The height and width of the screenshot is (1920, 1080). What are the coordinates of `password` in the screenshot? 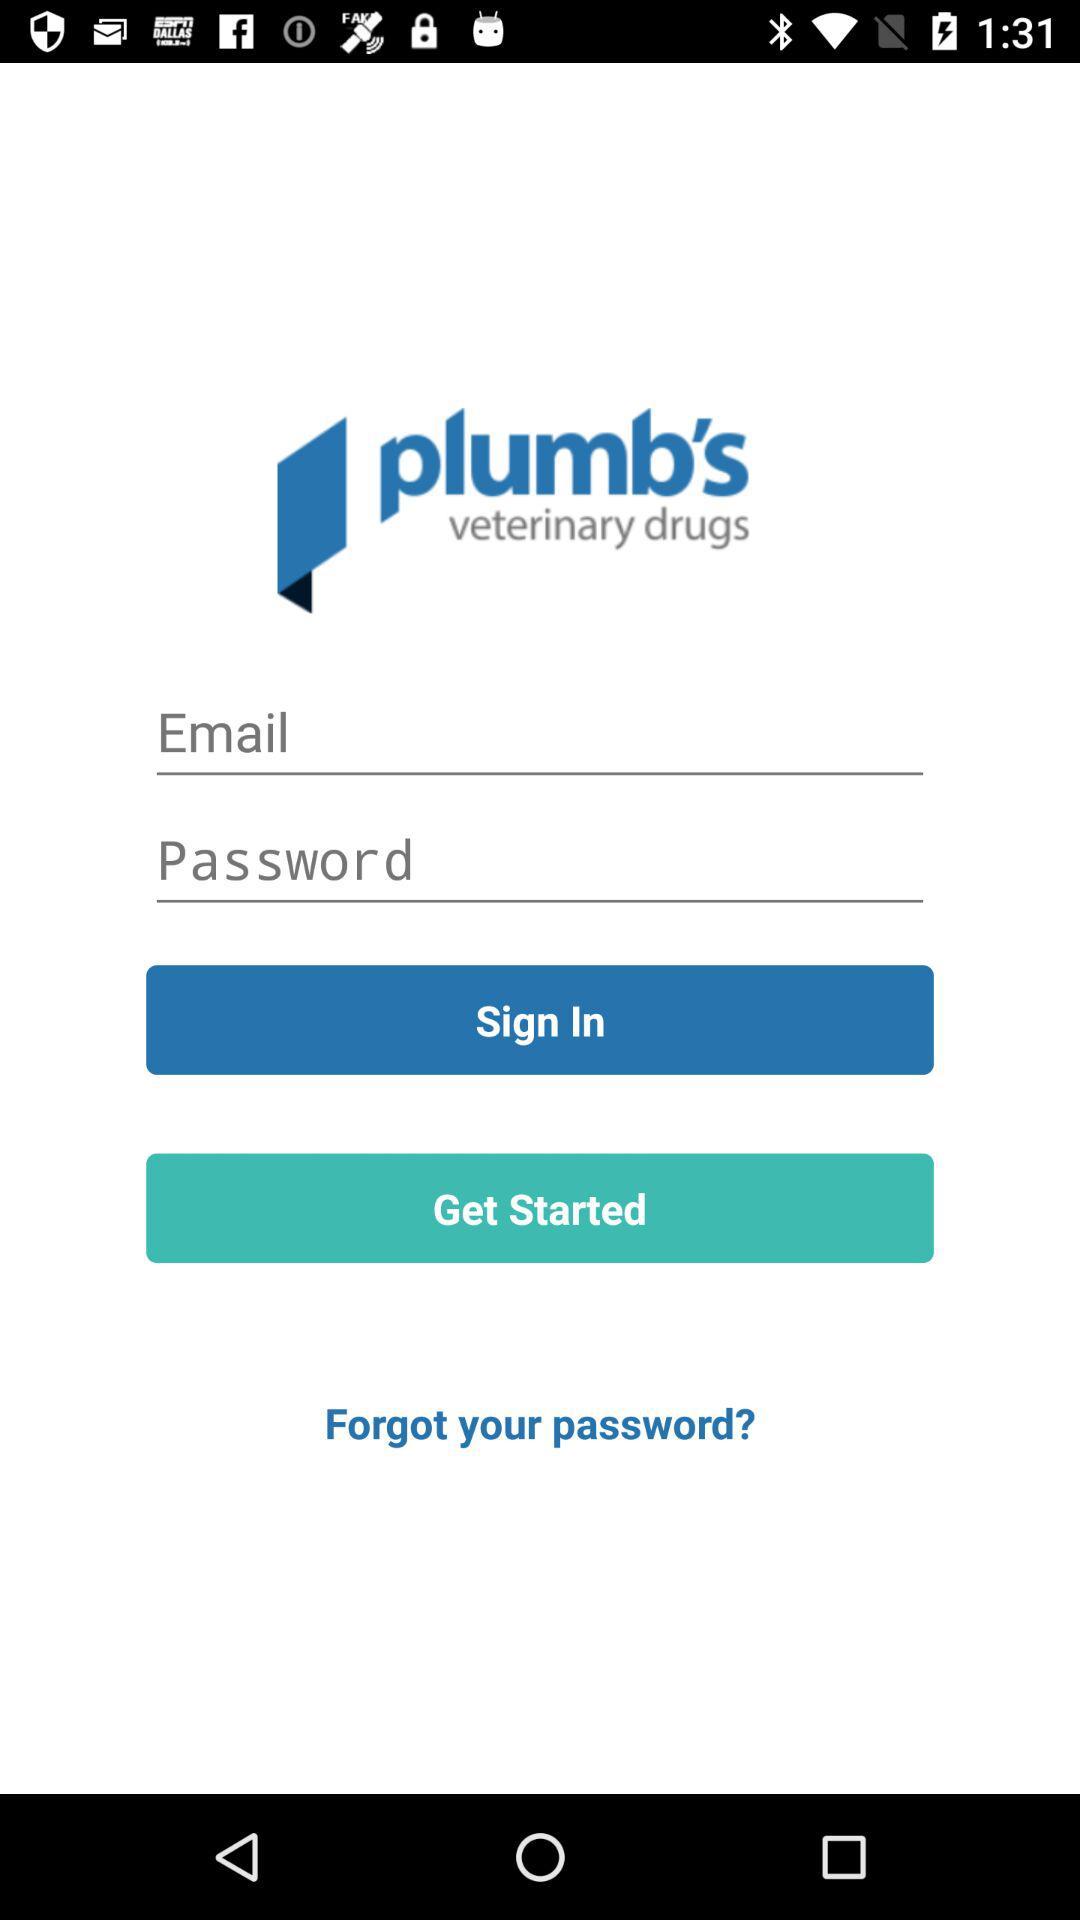 It's located at (540, 859).